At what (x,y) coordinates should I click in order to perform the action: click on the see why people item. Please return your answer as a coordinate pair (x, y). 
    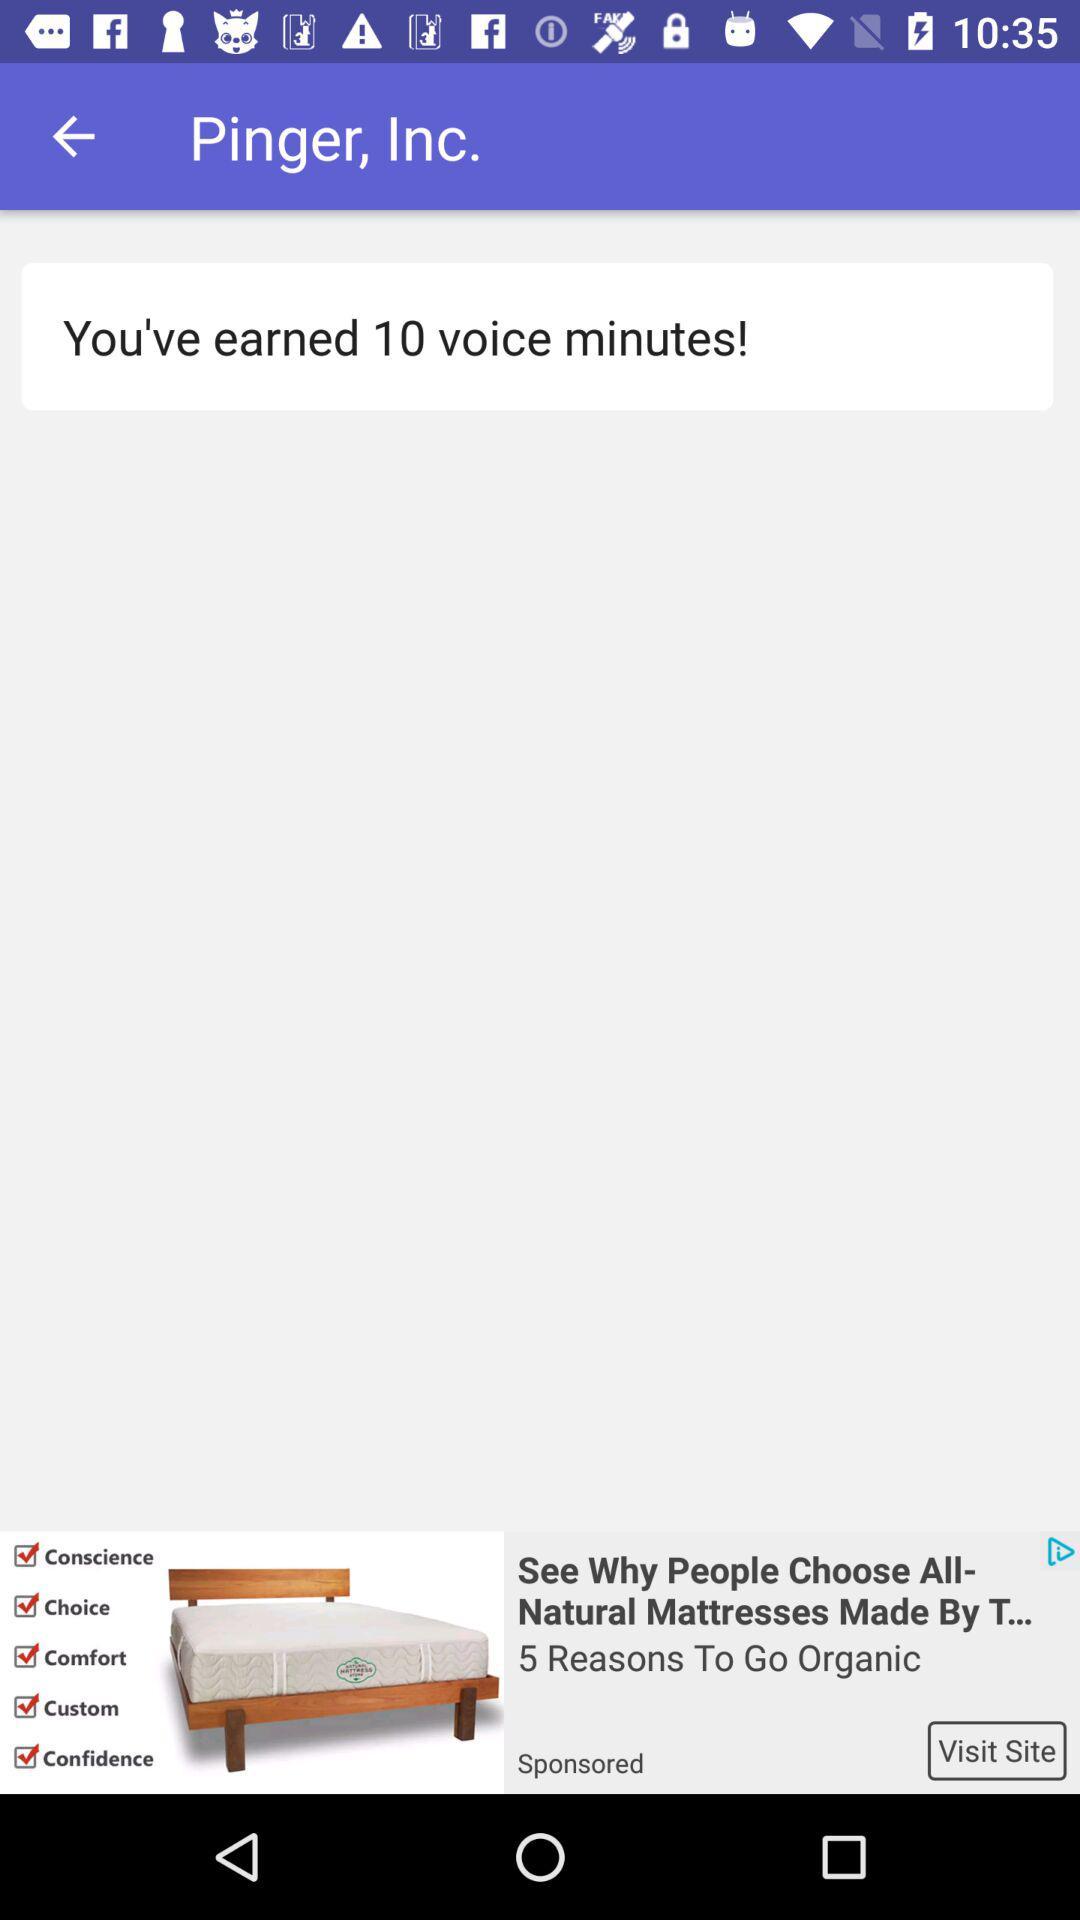
    Looking at the image, I should click on (790, 1587).